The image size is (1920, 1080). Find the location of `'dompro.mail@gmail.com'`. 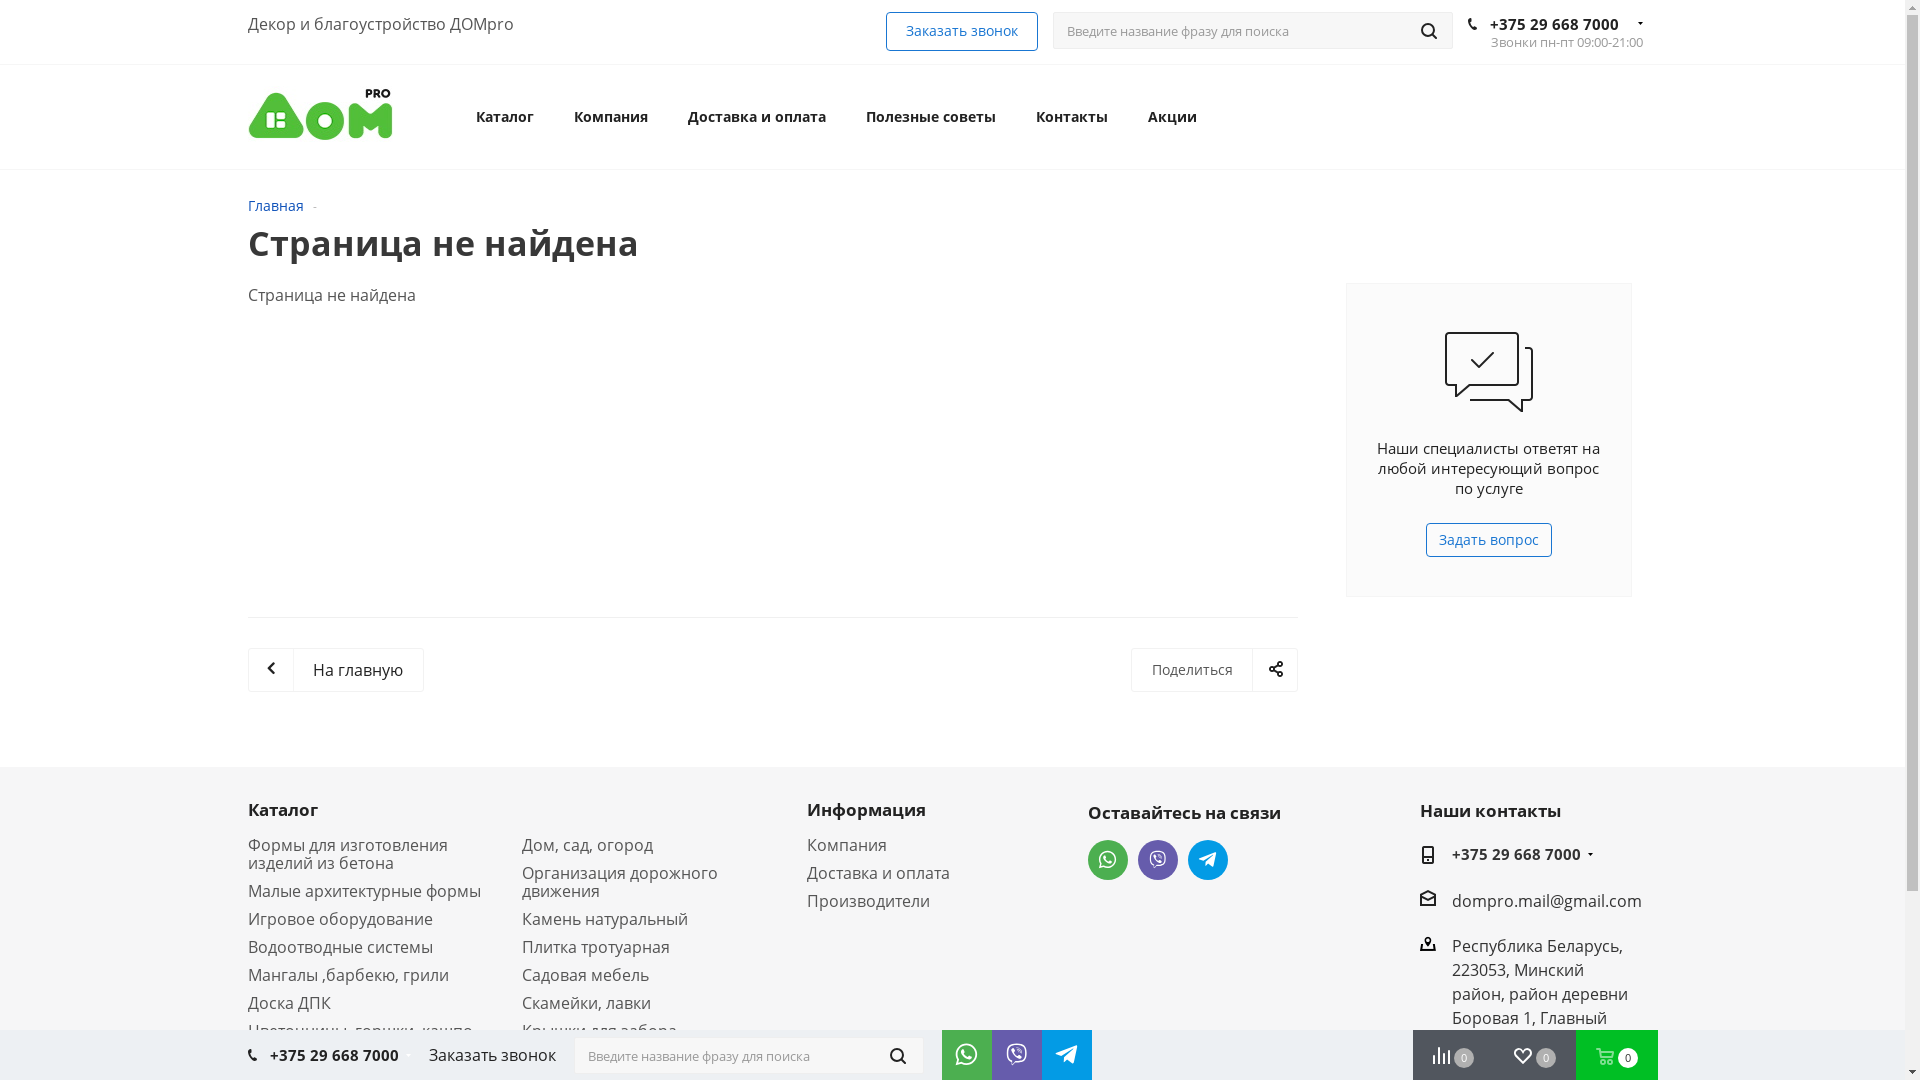

'dompro.mail@gmail.com' is located at coordinates (1545, 898).